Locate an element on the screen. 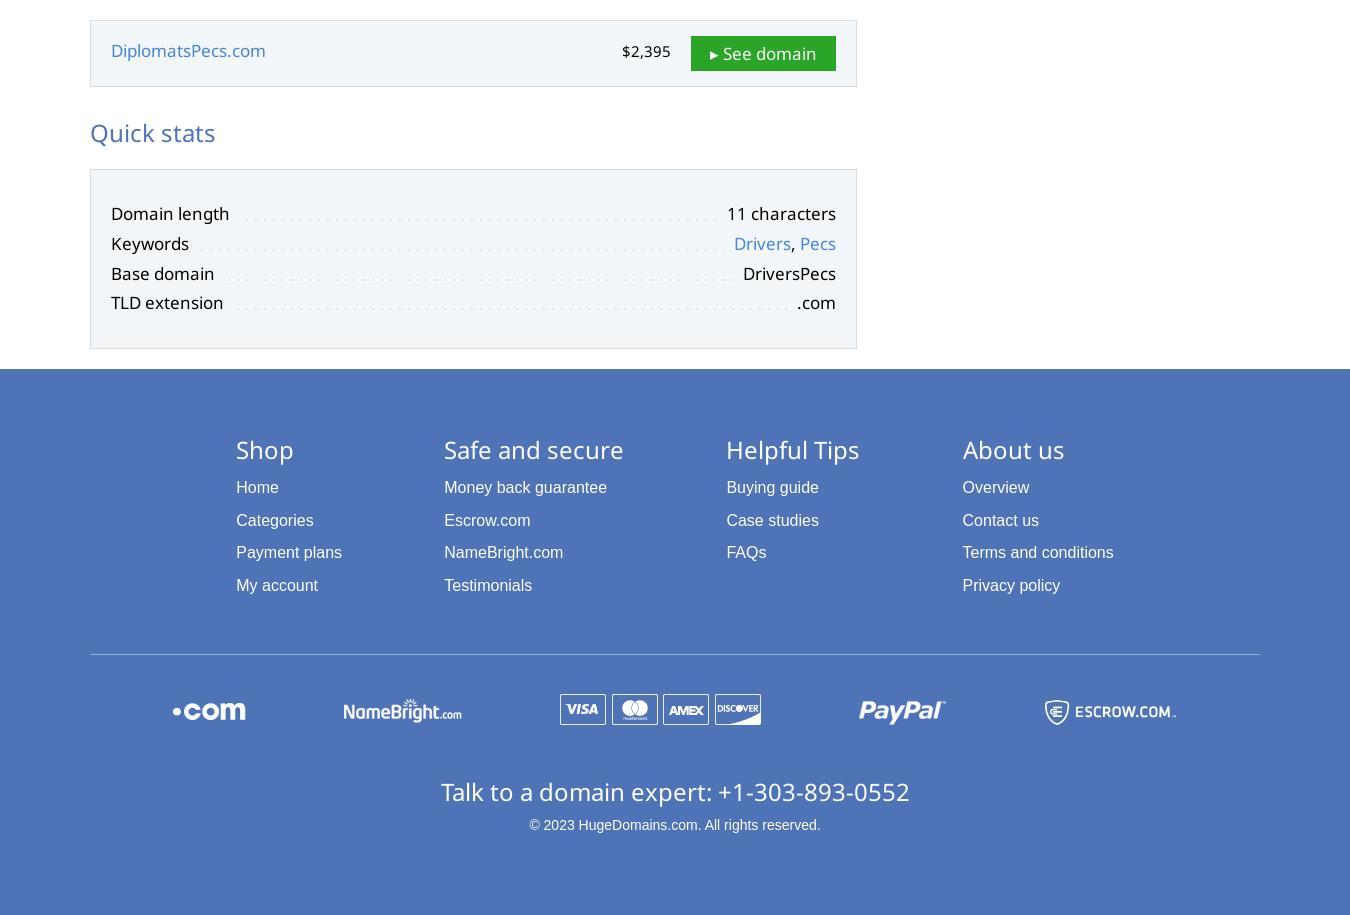  'DriversPecs' is located at coordinates (789, 271).